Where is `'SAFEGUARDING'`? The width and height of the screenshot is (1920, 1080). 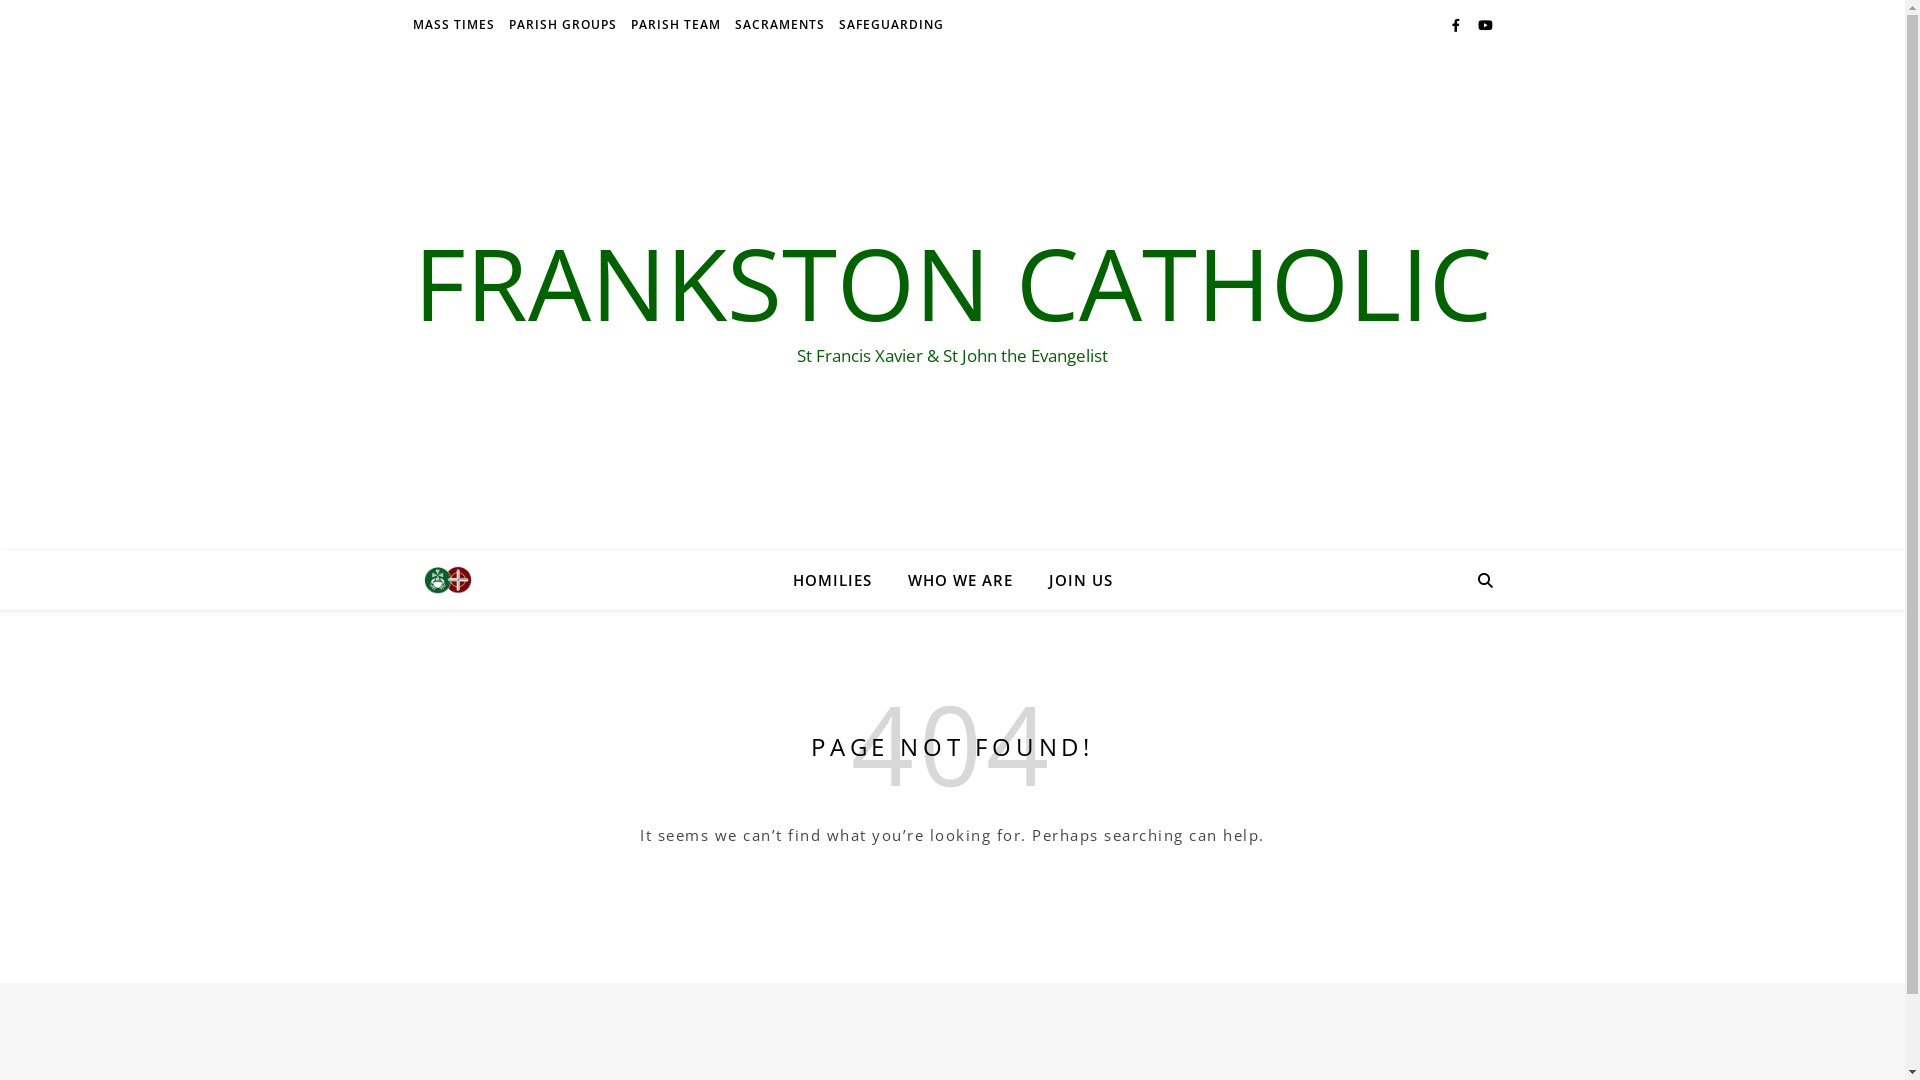
'SAFEGUARDING' is located at coordinates (887, 24).